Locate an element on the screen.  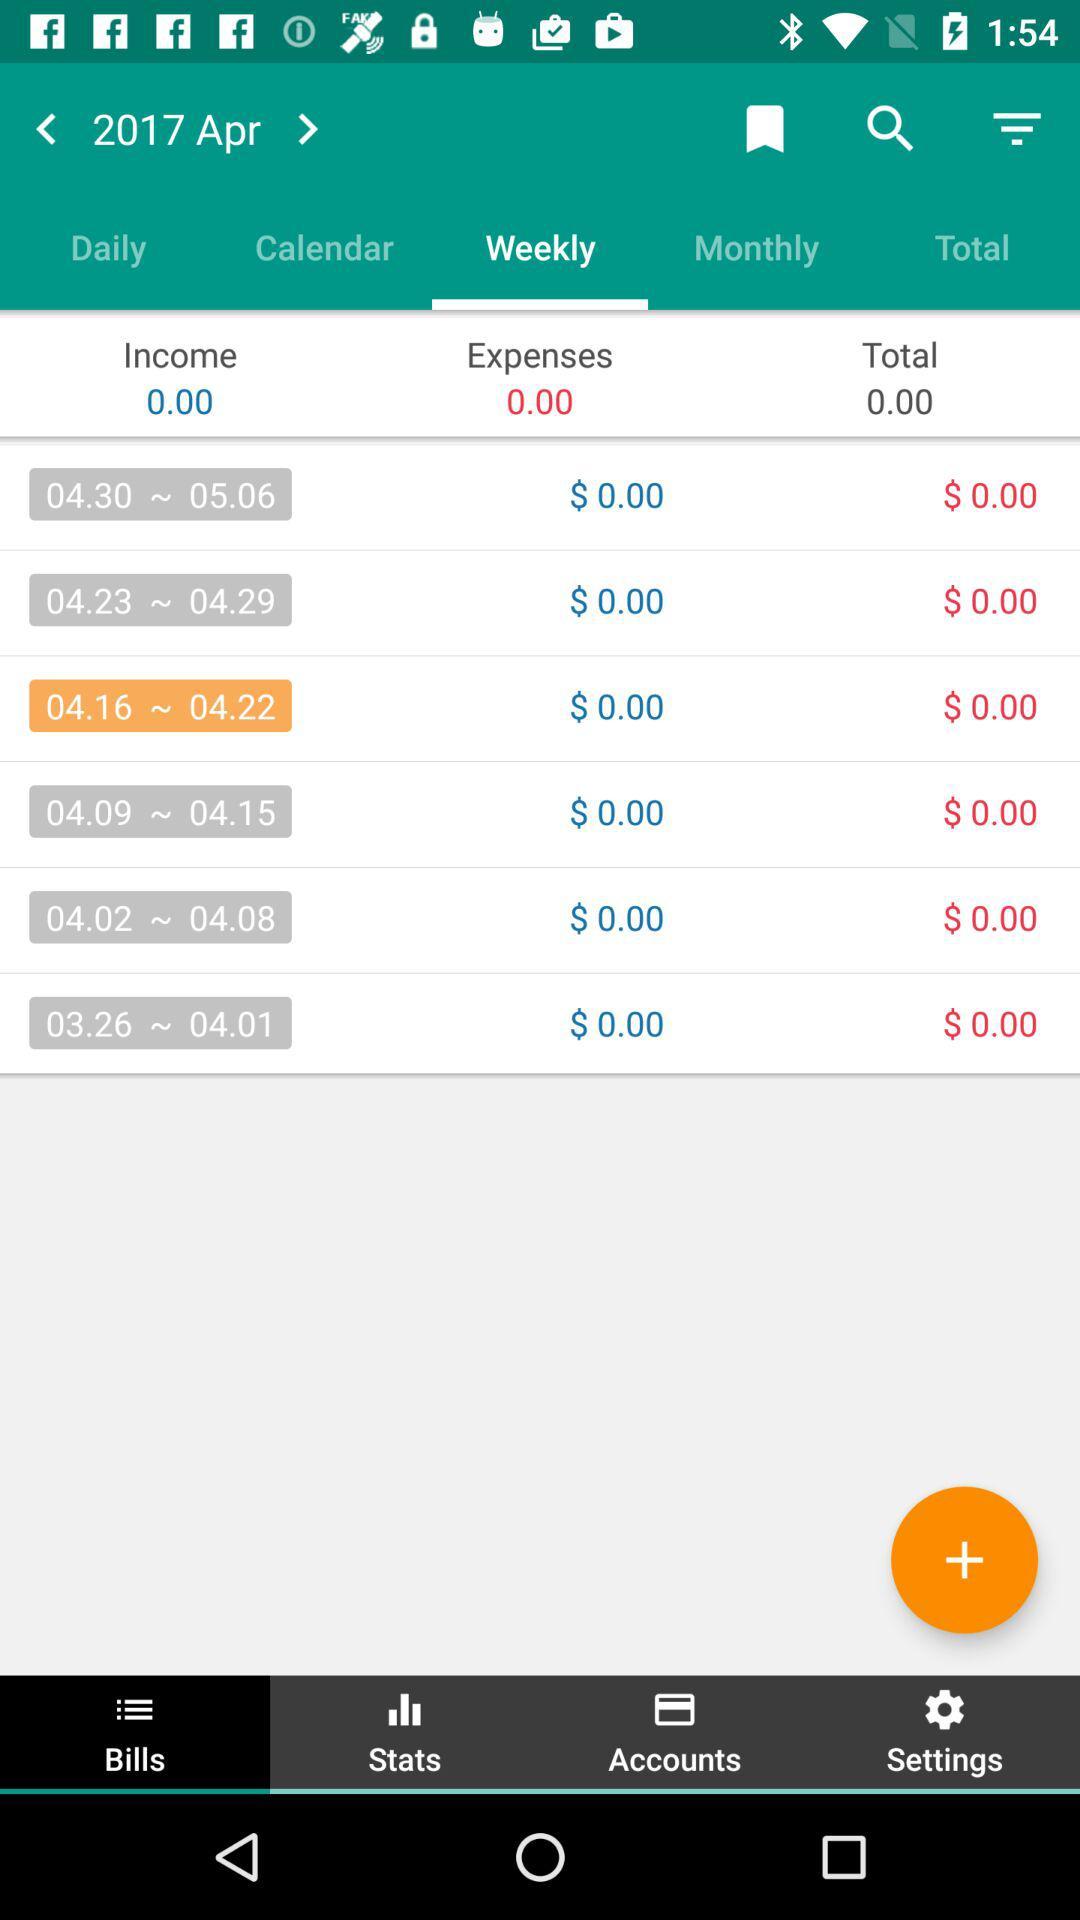
icon to the left of monthly is located at coordinates (540, 245).